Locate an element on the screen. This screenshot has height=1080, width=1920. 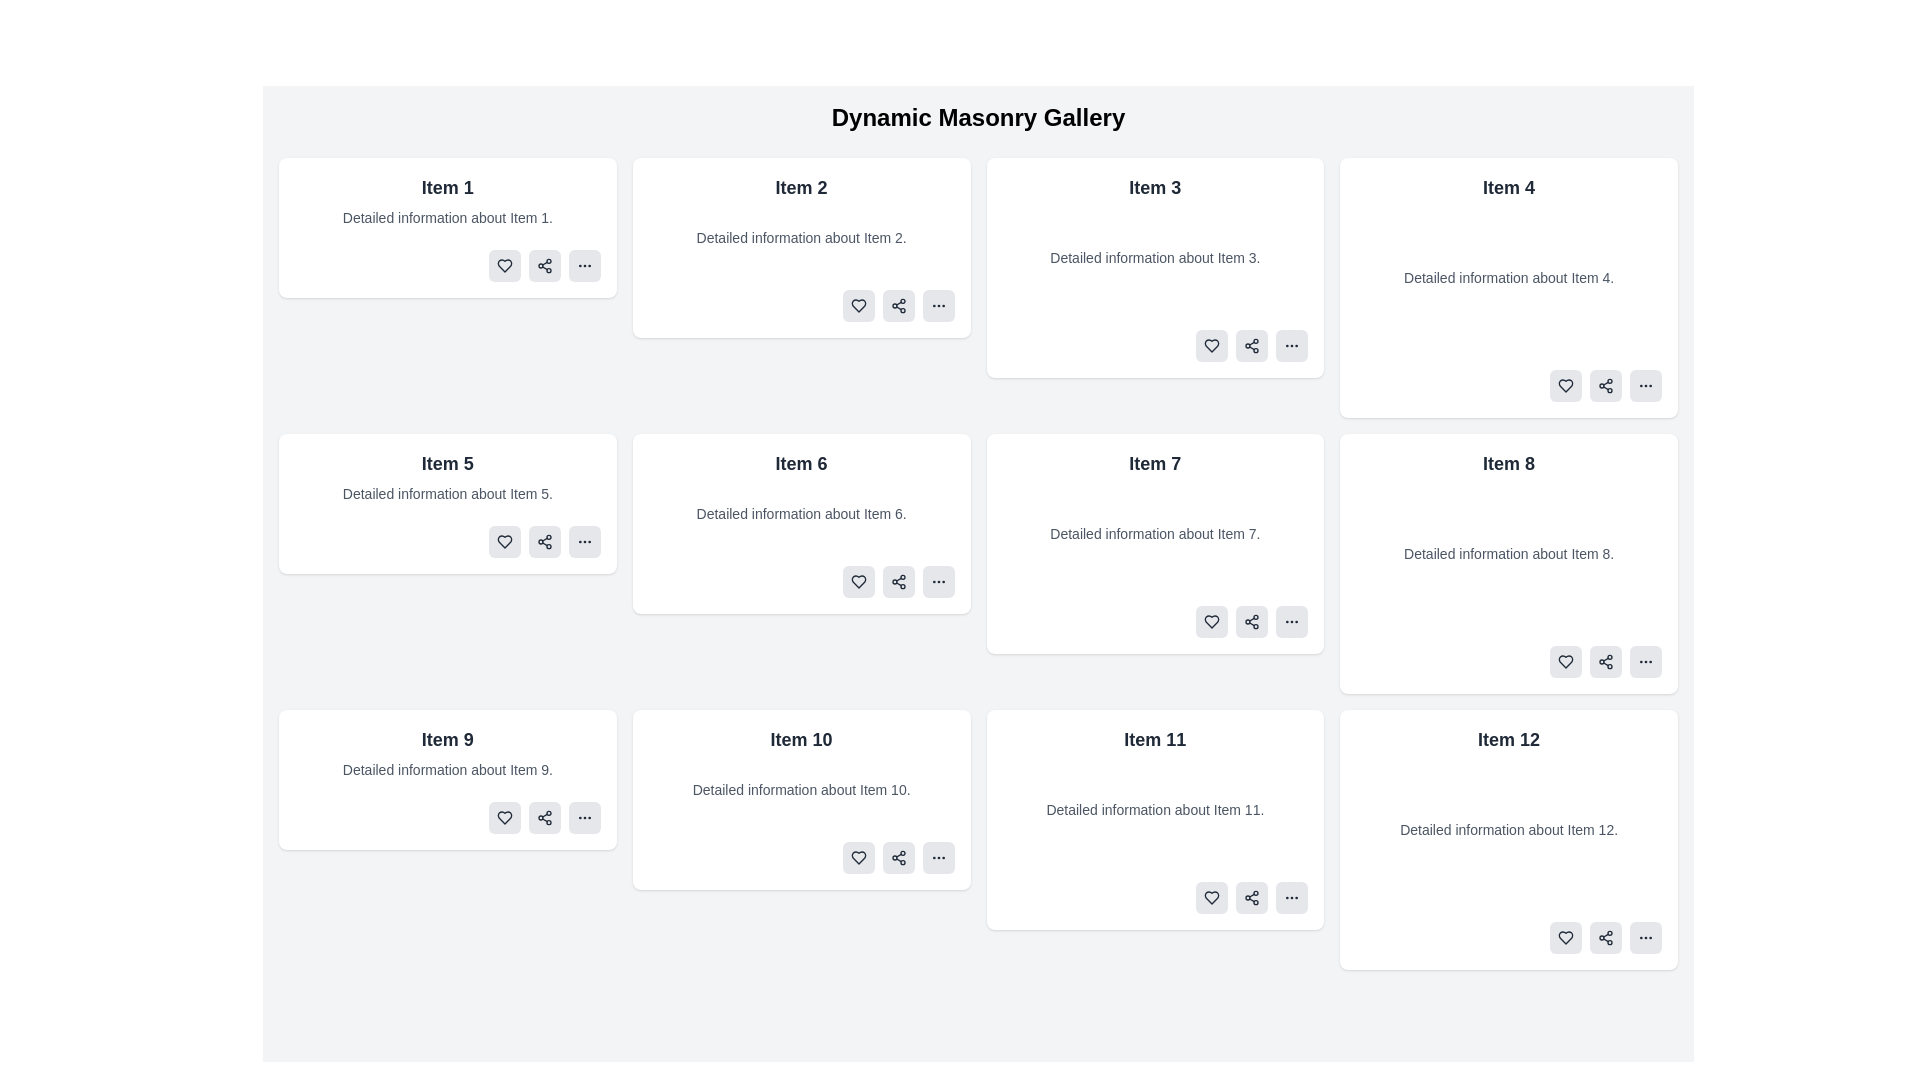
the informational text element reading 'Detailed information about Item 2' which is centrally positioned within the card titled 'Item 2.' is located at coordinates (801, 237).